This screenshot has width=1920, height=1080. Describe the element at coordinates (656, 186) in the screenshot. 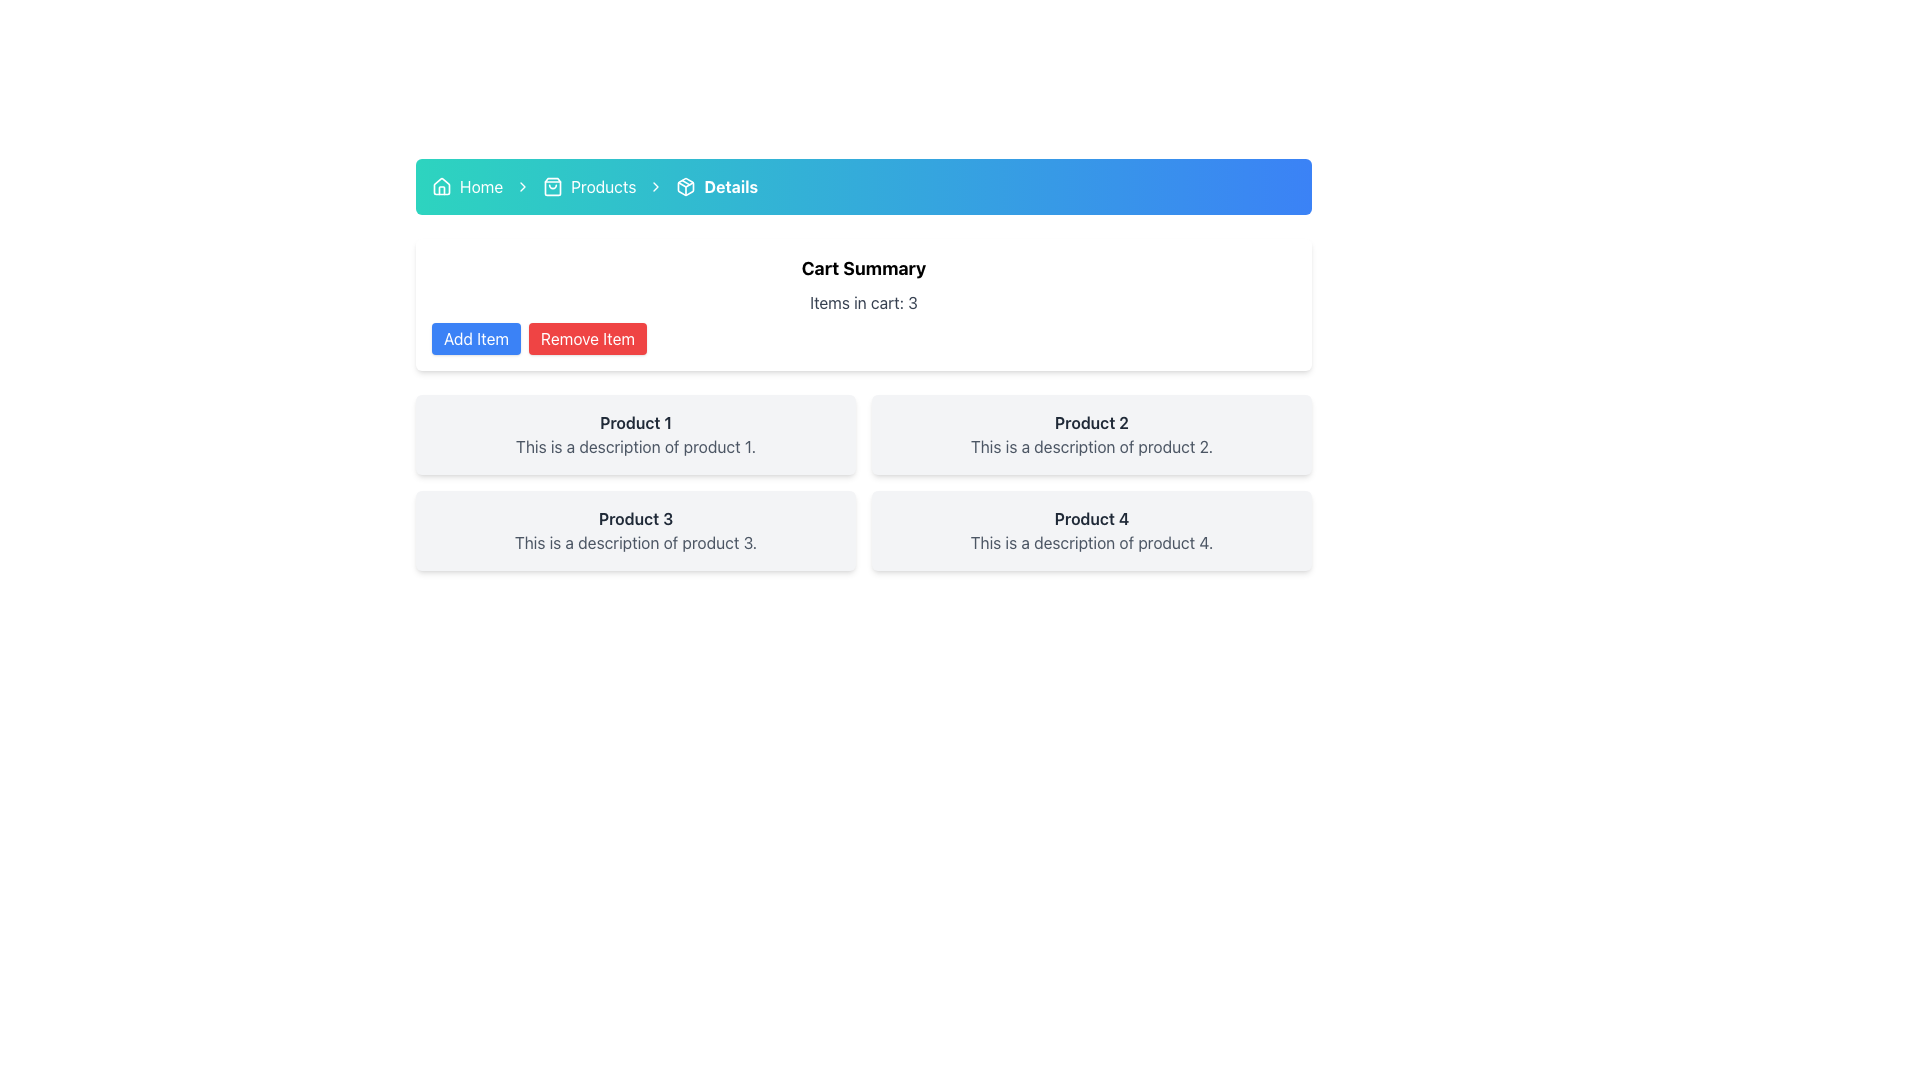

I see `the visual state of the third chevron icon in the breadcrumb navigation bar, which separates the 'Products' and 'Details' text, indicating a hierarchical relationship` at that location.